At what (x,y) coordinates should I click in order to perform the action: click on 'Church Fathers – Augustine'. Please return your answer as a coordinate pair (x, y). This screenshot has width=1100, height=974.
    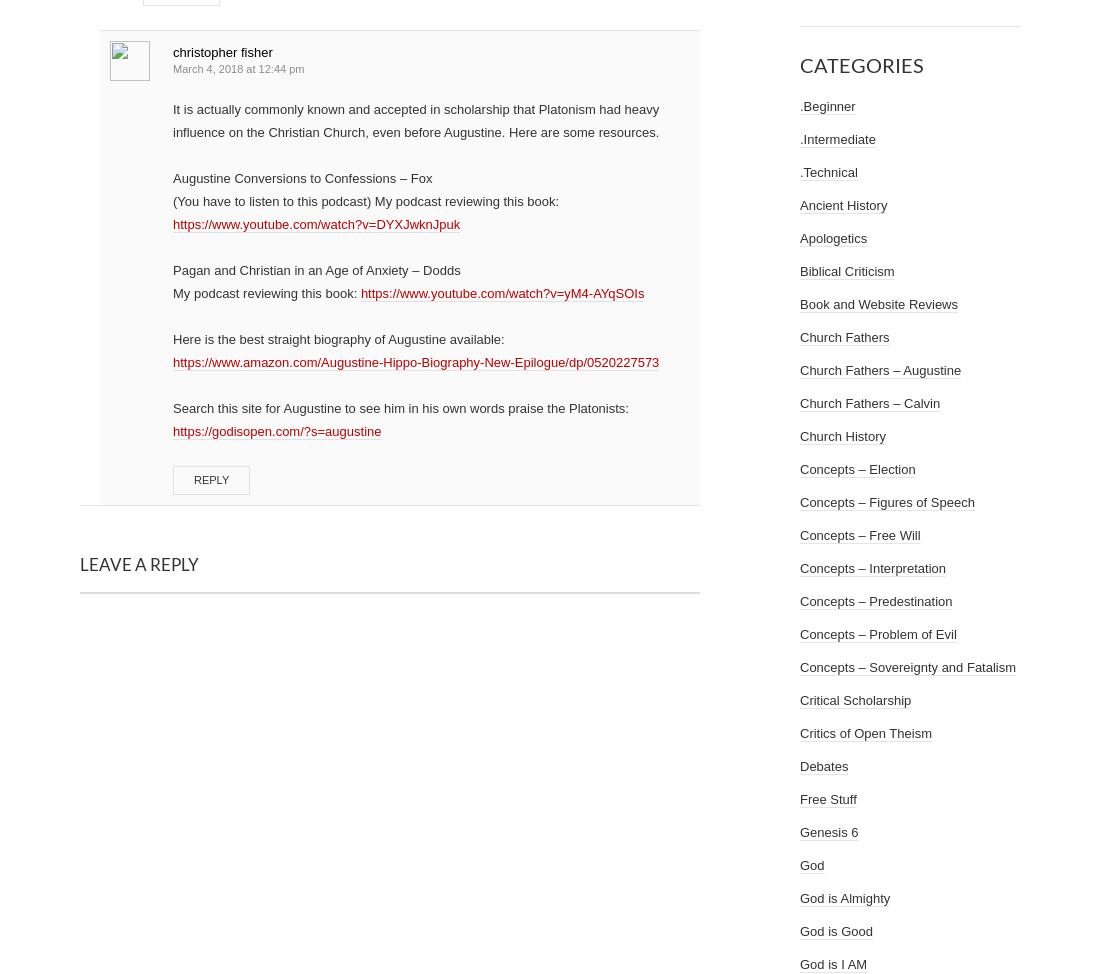
    Looking at the image, I should click on (879, 370).